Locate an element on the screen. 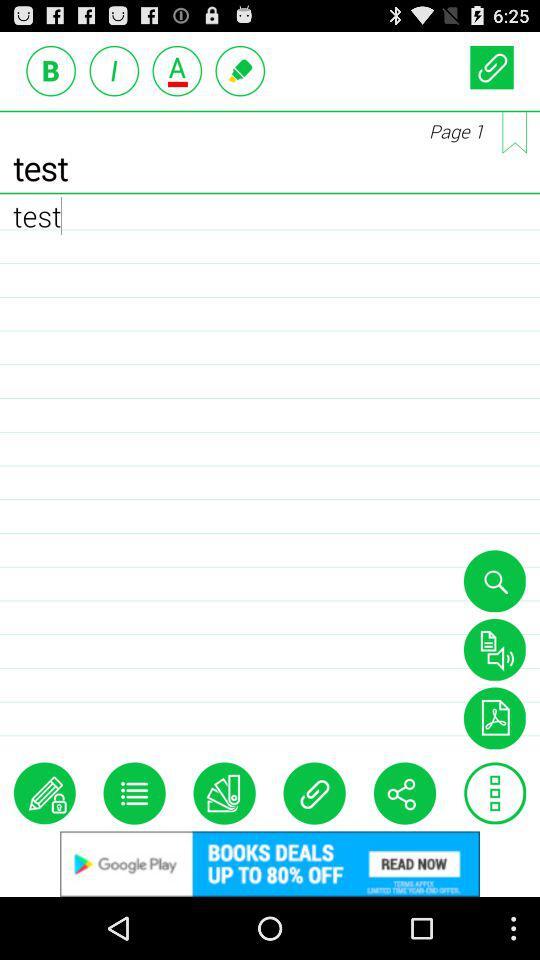  edit is located at coordinates (44, 793).